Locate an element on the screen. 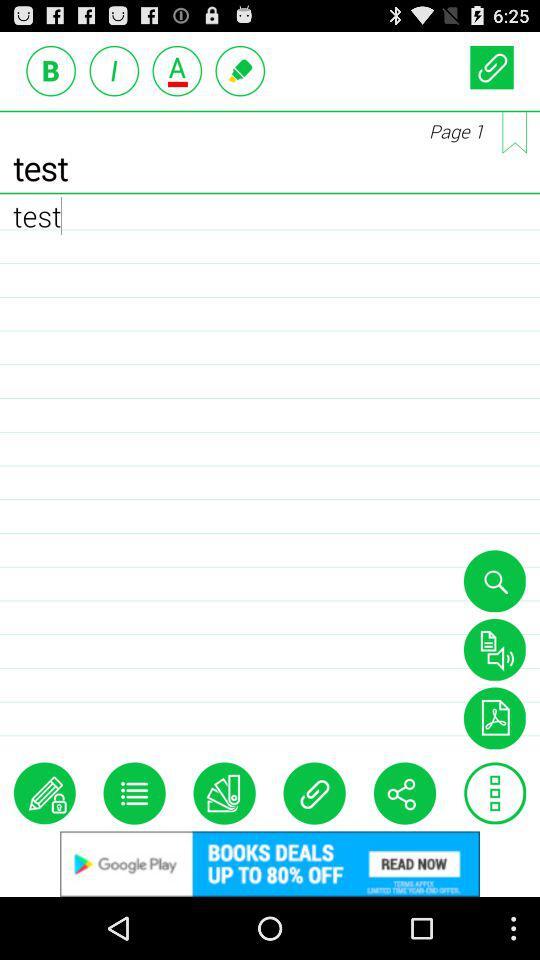  edit is located at coordinates (44, 793).